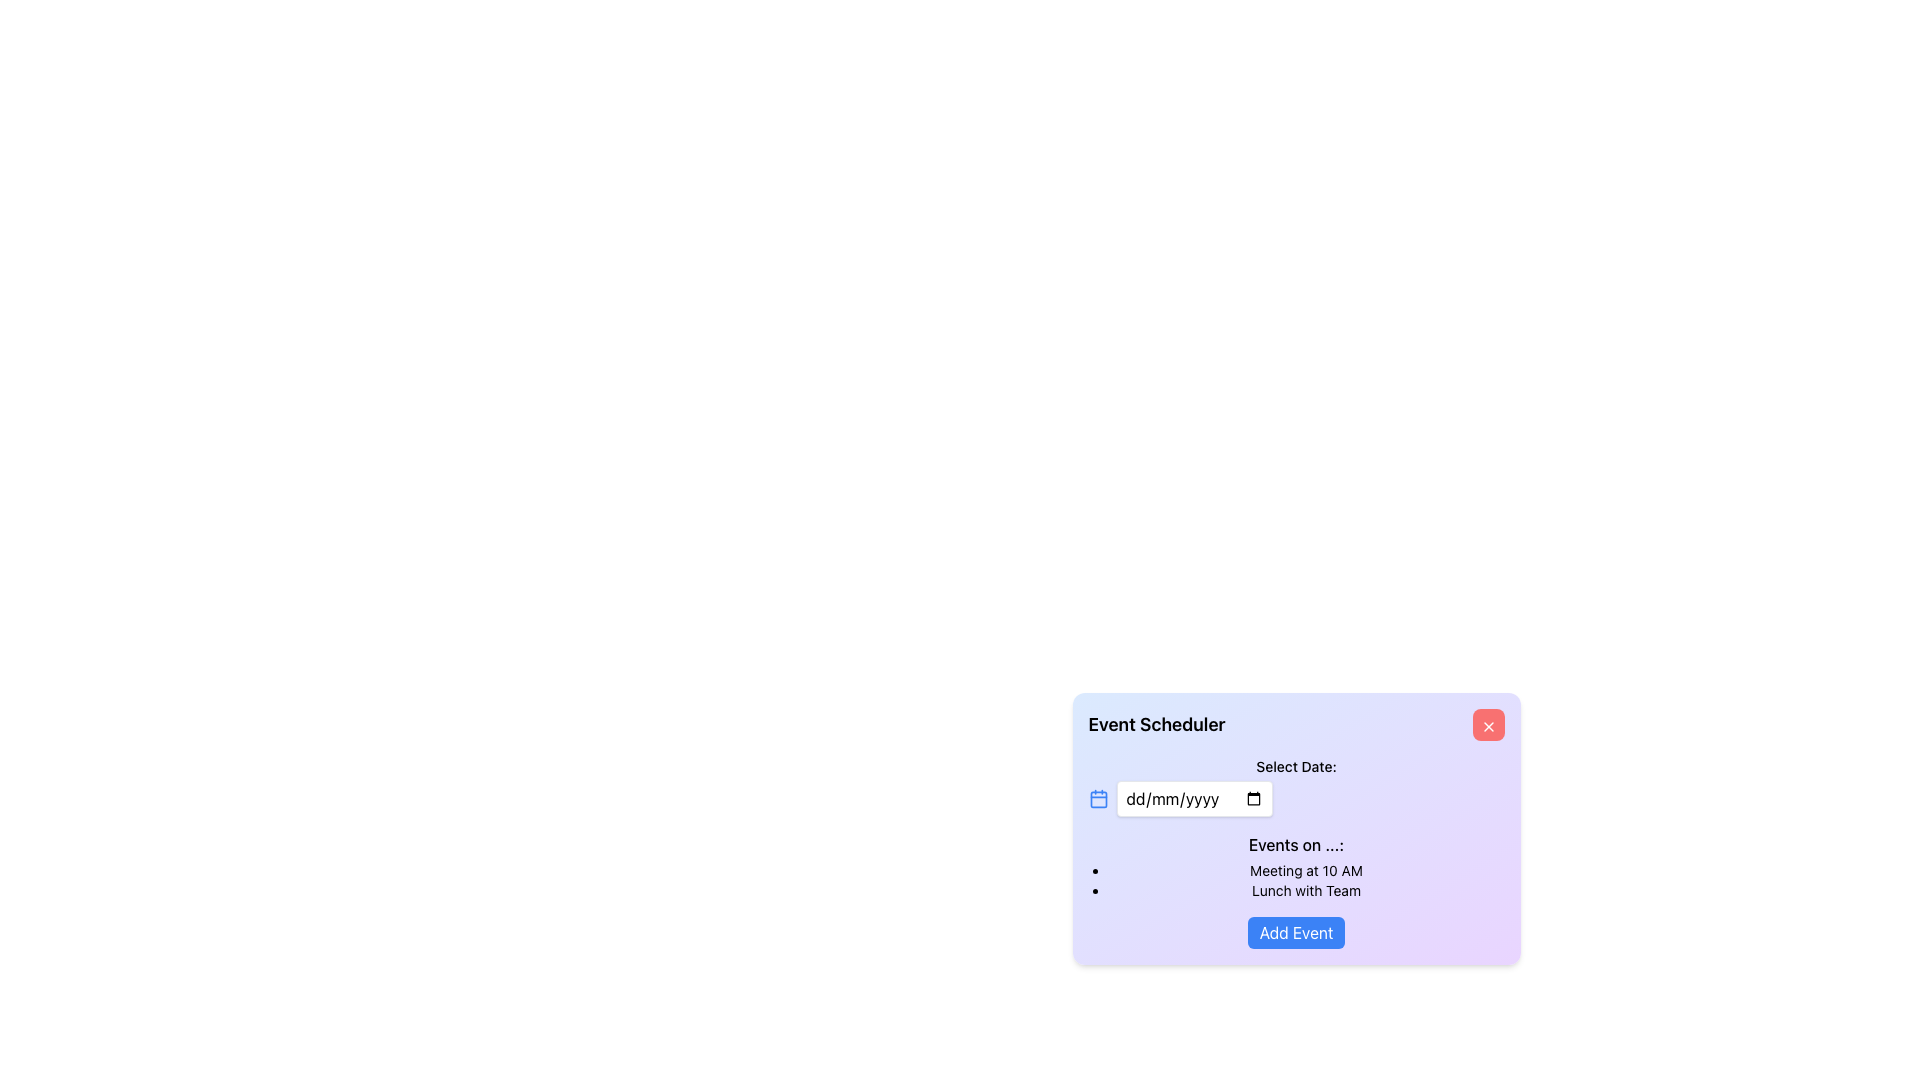  What do you see at coordinates (1097, 798) in the screenshot?
I see `the bottom right portion of the calendar icon, which is positioned to the left of the date text input` at bounding box center [1097, 798].